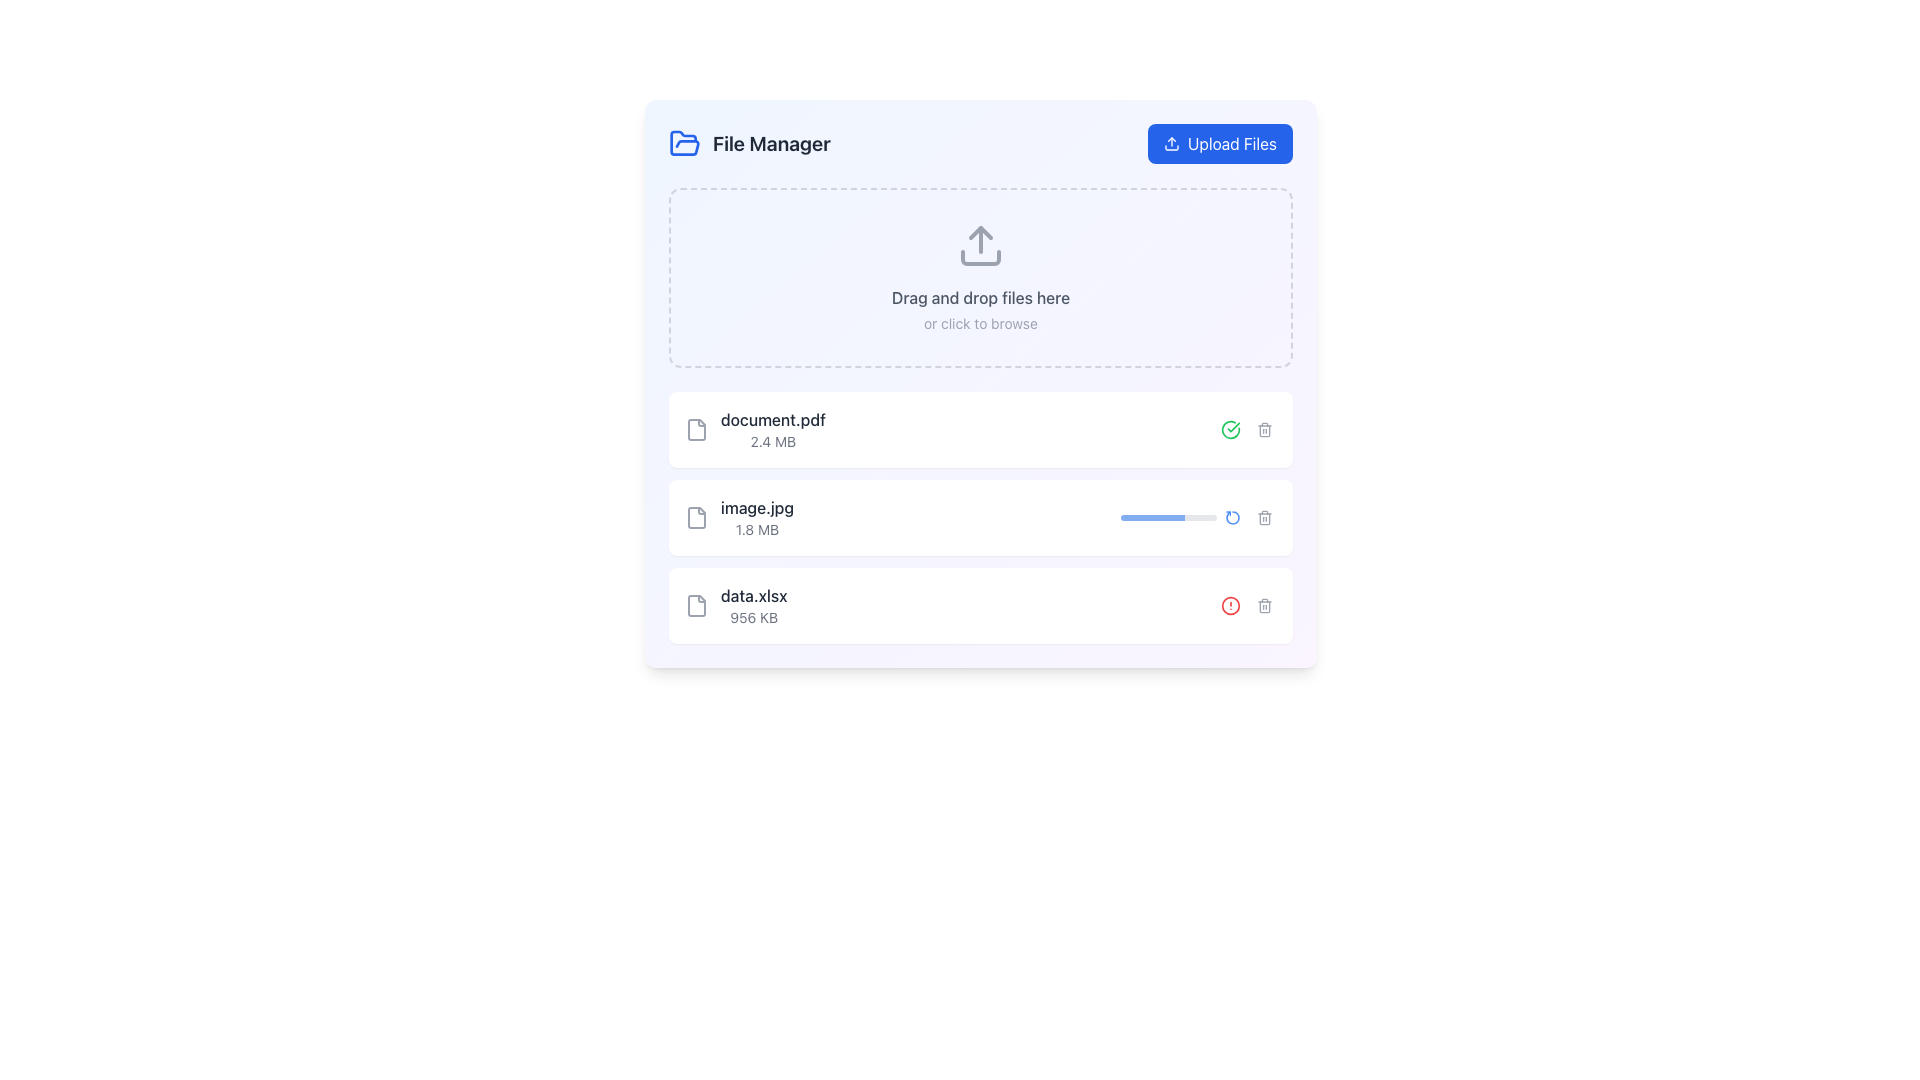 The width and height of the screenshot is (1920, 1080). What do you see at coordinates (1199, 516) in the screenshot?
I see `the progress visually by focusing on the horizontal progress bar that depicts the ongoing process of uploading or loading a file, located centrally within the file information row next to the filename 'image.jpg 1.8 MB'` at bounding box center [1199, 516].